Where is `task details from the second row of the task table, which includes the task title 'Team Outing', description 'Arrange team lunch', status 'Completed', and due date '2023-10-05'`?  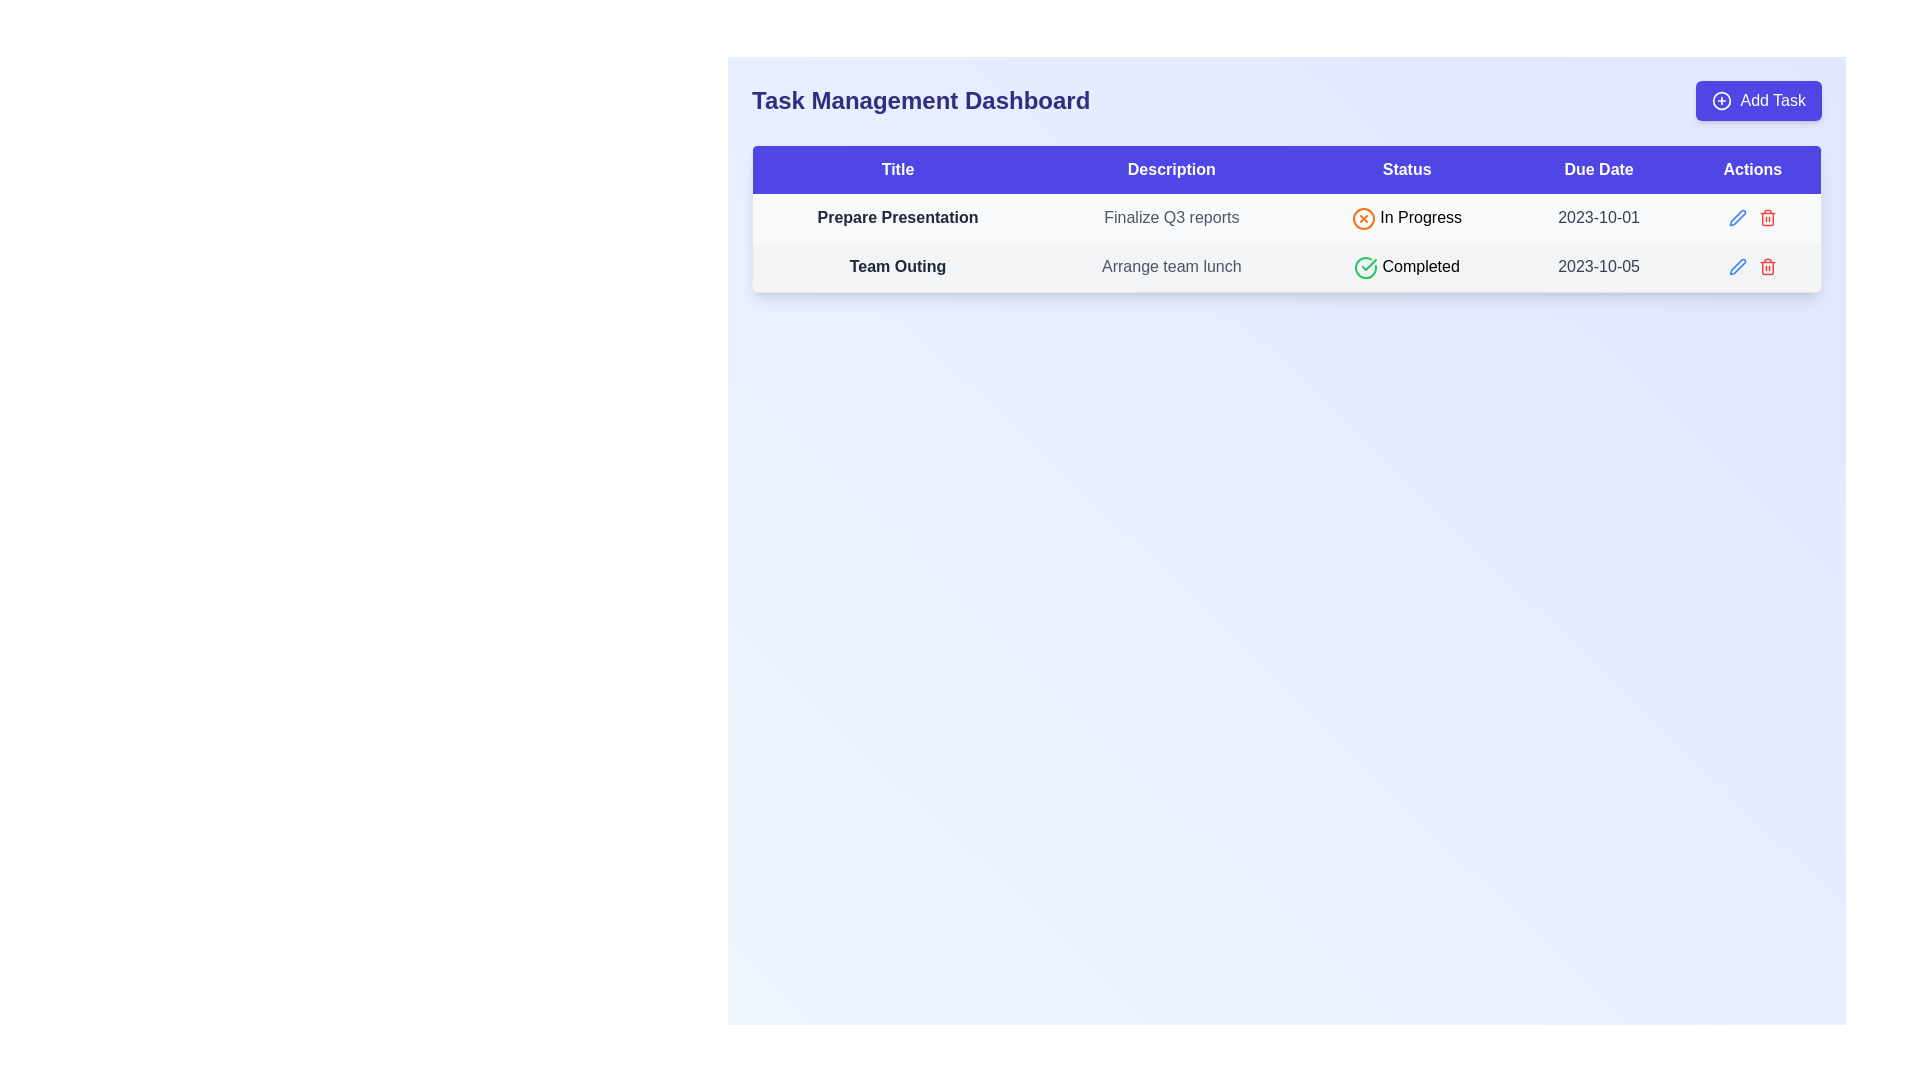 task details from the second row of the task table, which includes the task title 'Team Outing', description 'Arrange team lunch', status 'Completed', and due date '2023-10-05' is located at coordinates (1286, 265).